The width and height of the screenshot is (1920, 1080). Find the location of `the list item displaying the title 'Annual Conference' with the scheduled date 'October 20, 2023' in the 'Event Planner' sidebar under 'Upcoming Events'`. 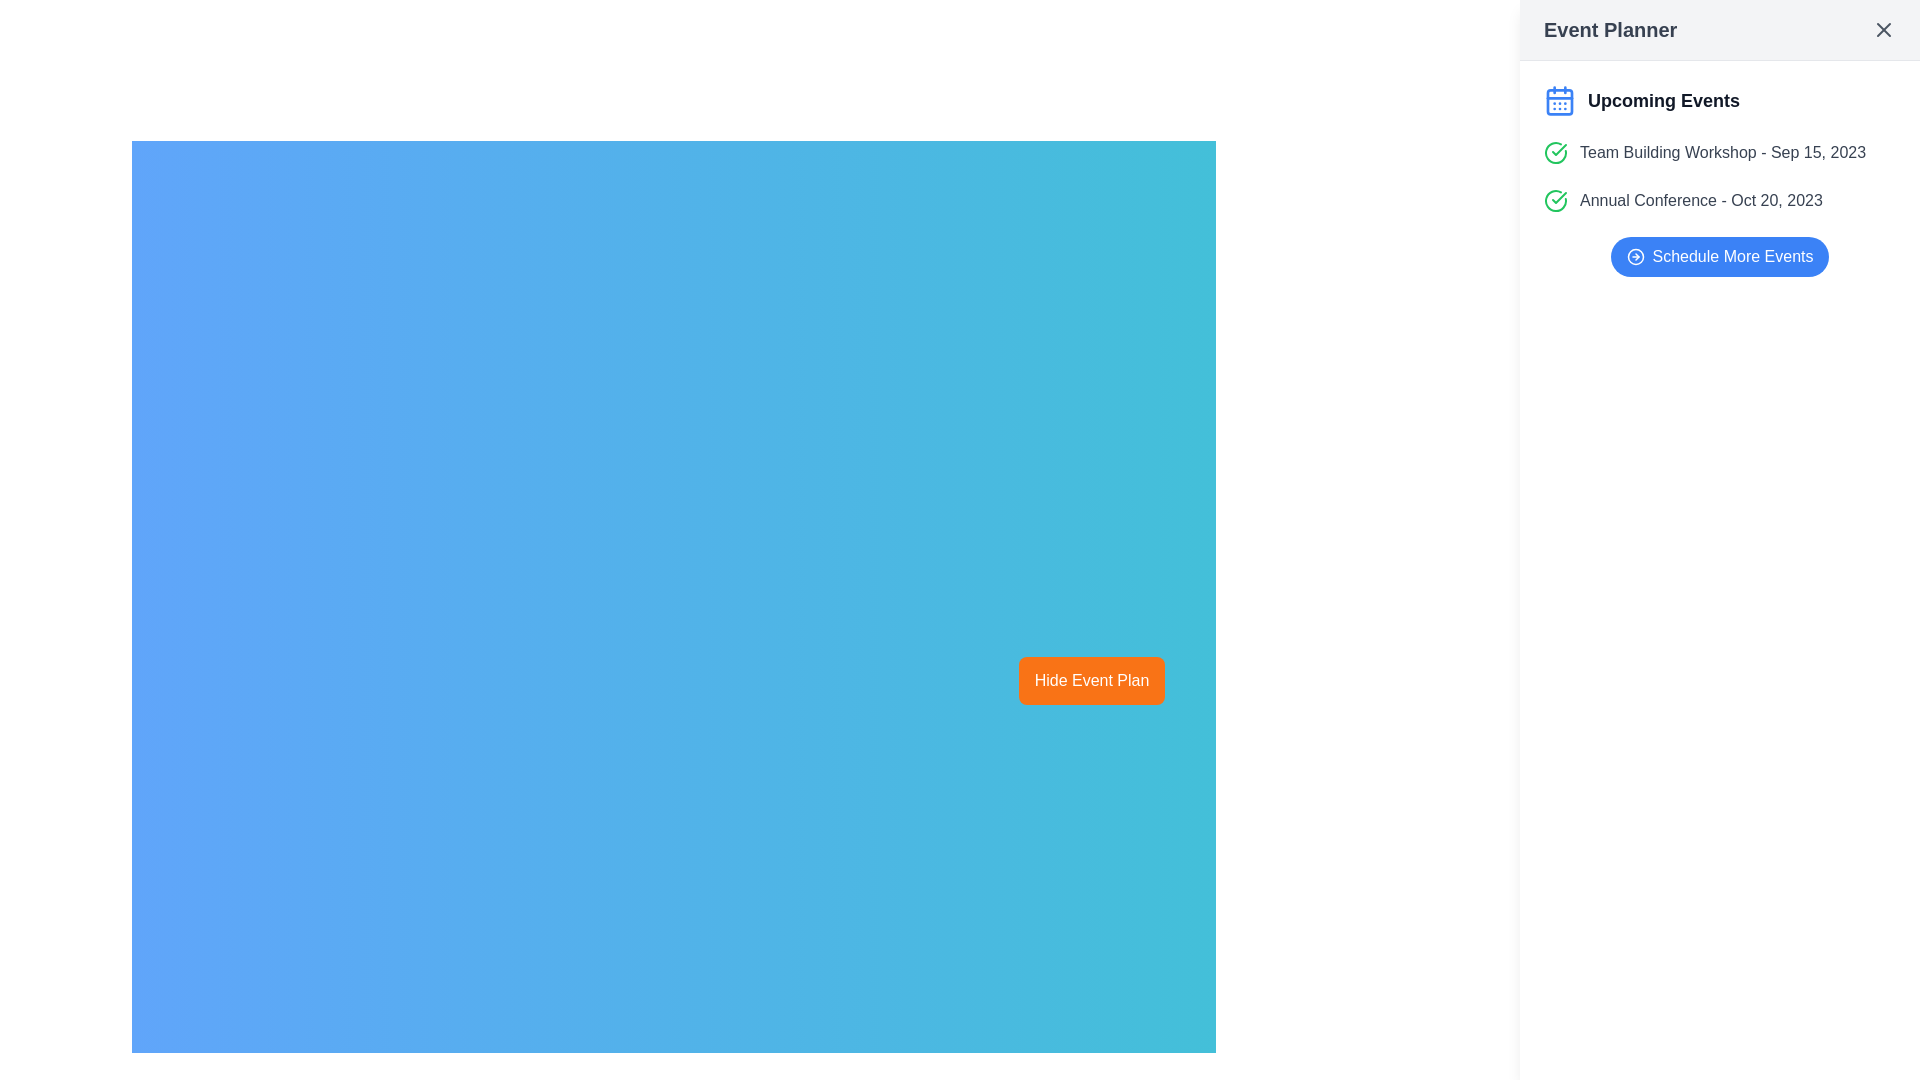

the list item displaying the title 'Annual Conference' with the scheduled date 'October 20, 2023' in the 'Event Planner' sidebar under 'Upcoming Events' is located at coordinates (1718, 200).